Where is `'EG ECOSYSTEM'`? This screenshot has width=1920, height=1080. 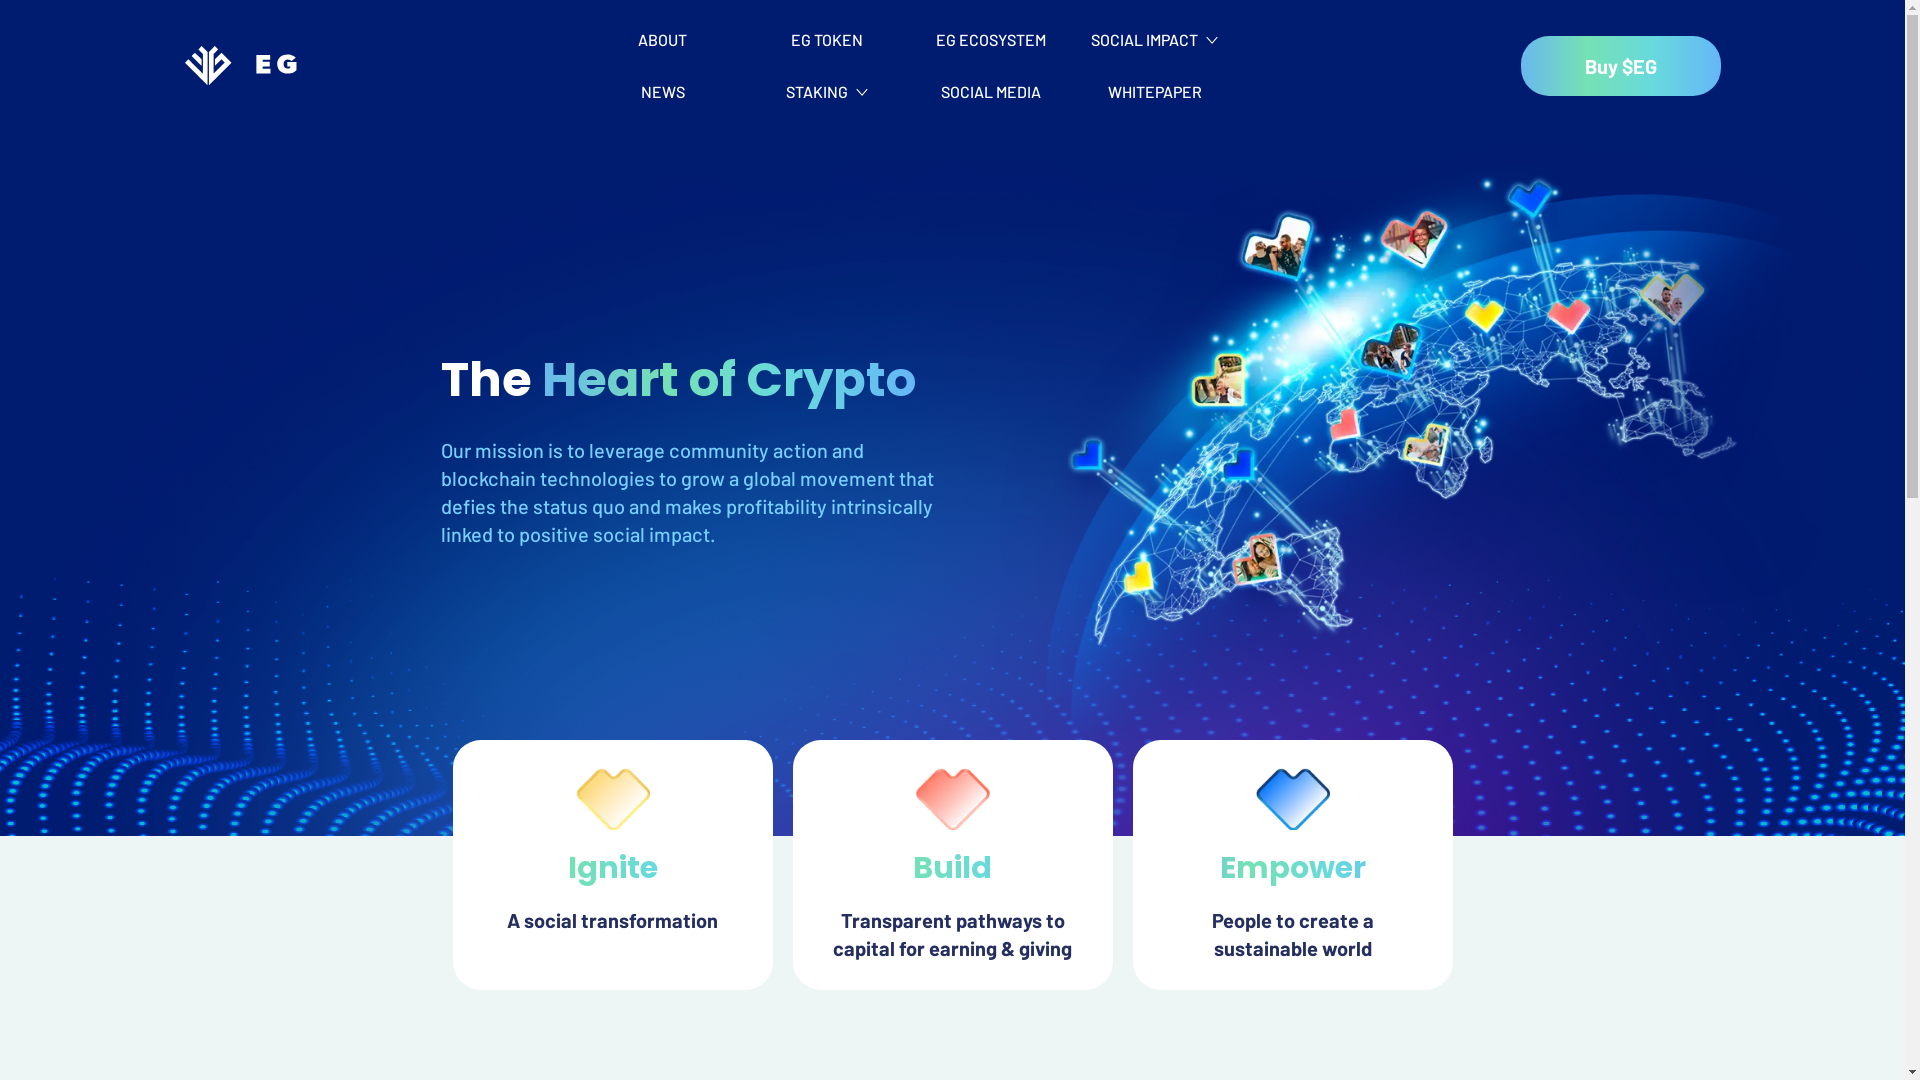
'EG ECOSYSTEM' is located at coordinates (989, 39).